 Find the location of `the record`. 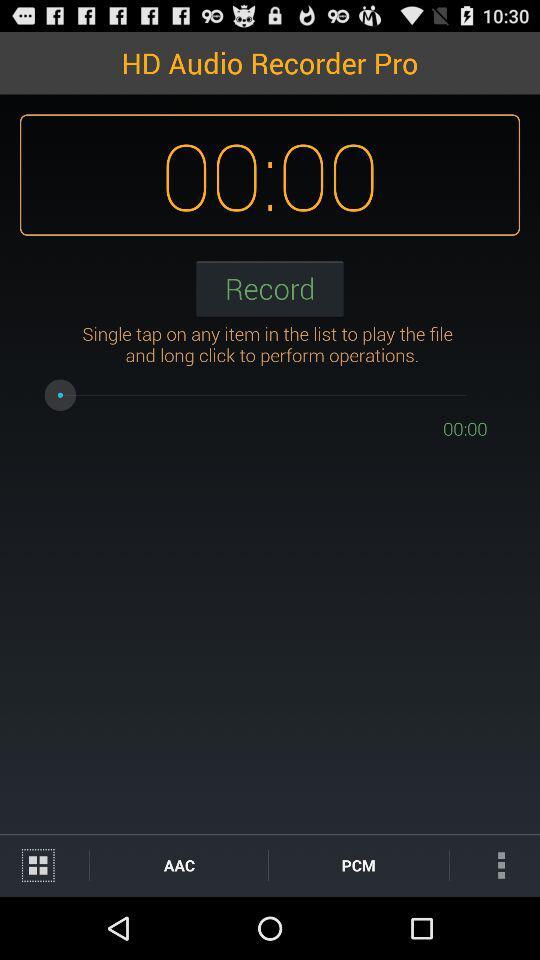

the record is located at coordinates (270, 287).